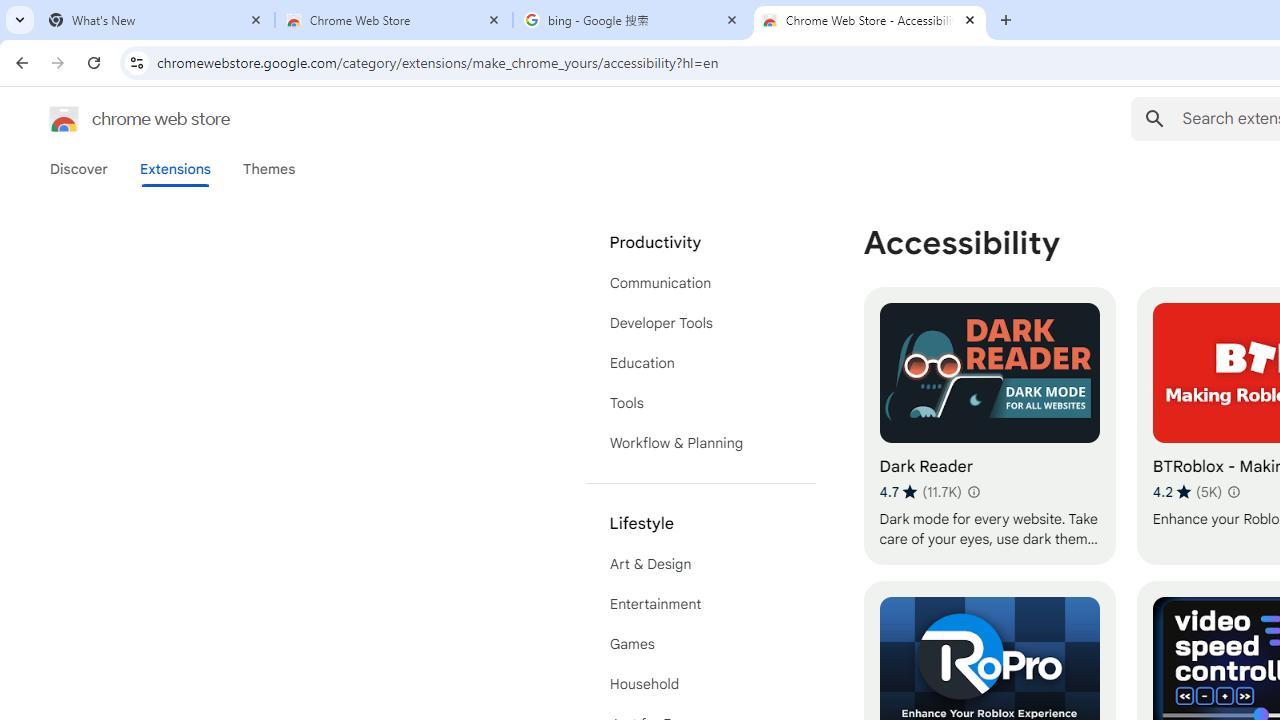 Image resolution: width=1280 pixels, height=720 pixels. What do you see at coordinates (118, 119) in the screenshot?
I see `'Chrome Web Store logo chrome web store'` at bounding box center [118, 119].